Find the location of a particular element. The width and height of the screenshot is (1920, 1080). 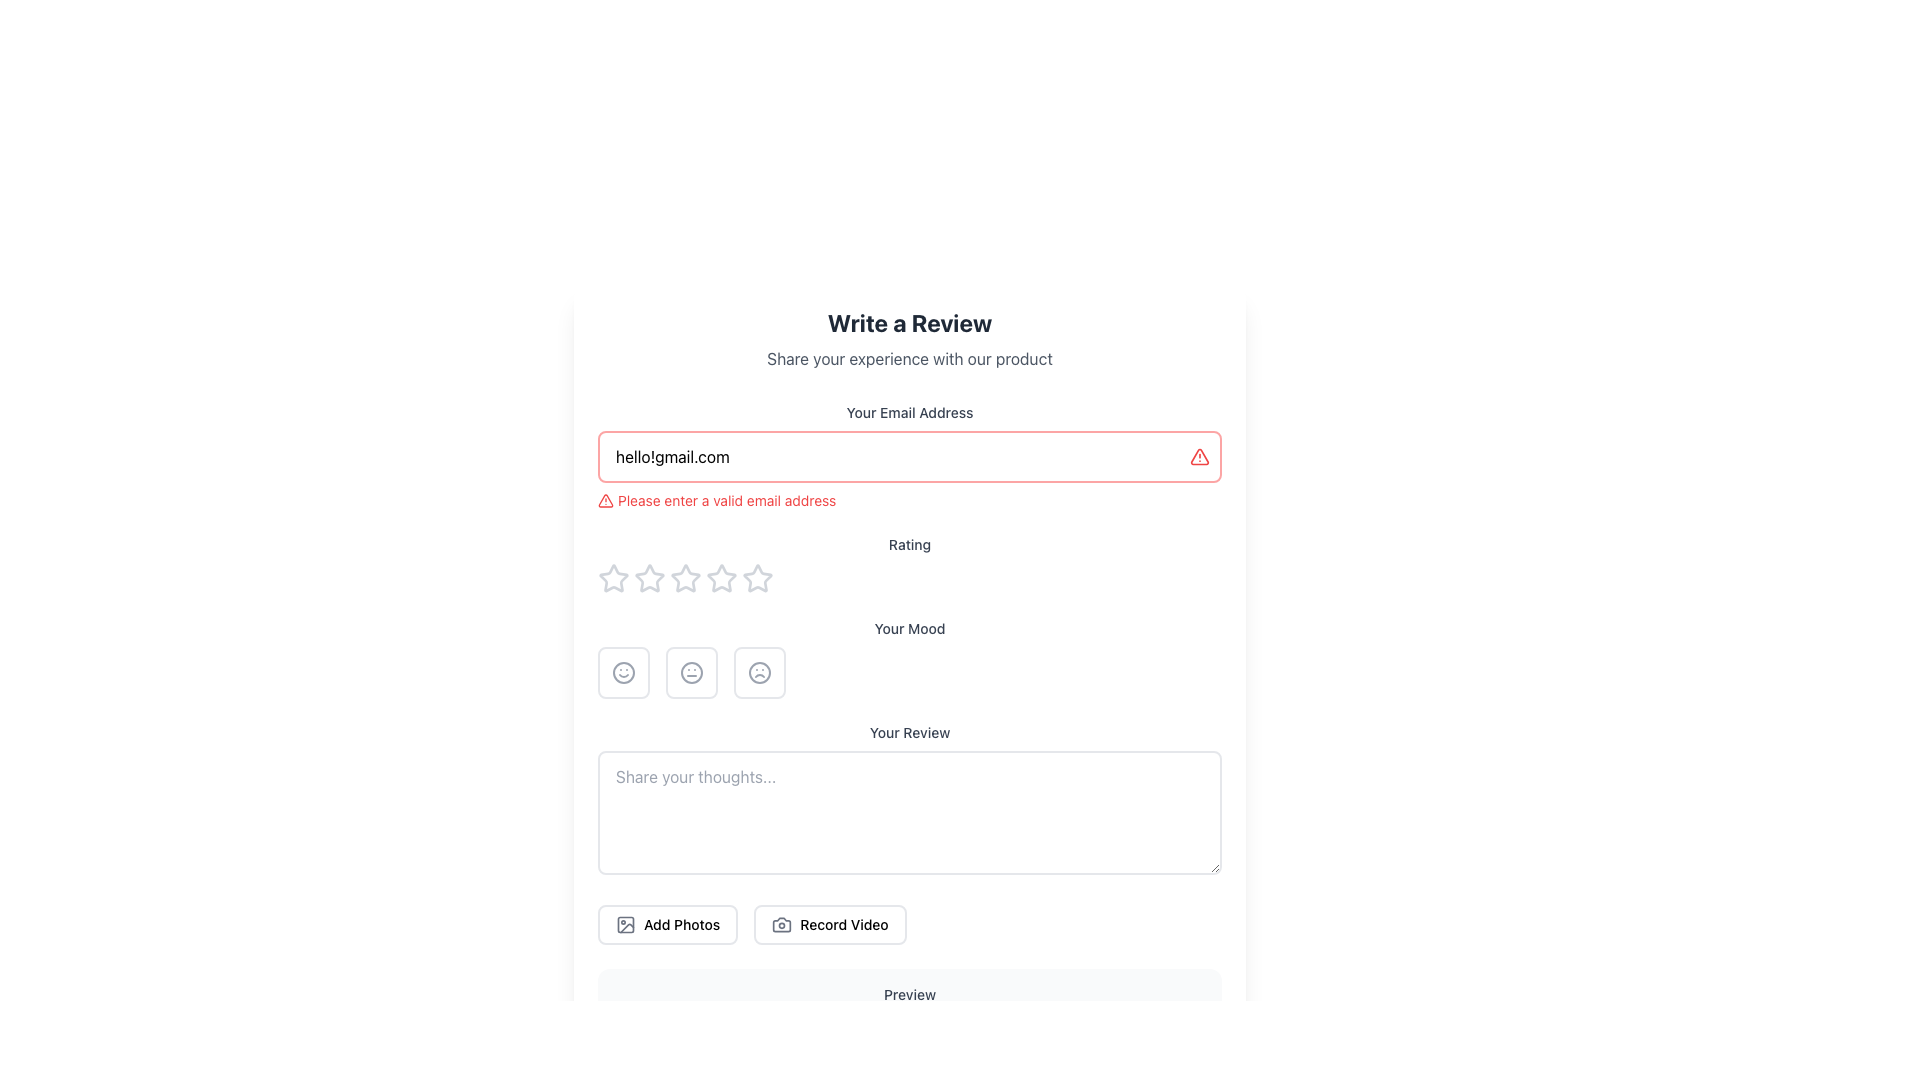

the Text Label that serves as the title for the review submission form, located at the top of the page above the explanatory text 'Share your experience with our product' is located at coordinates (909, 322).